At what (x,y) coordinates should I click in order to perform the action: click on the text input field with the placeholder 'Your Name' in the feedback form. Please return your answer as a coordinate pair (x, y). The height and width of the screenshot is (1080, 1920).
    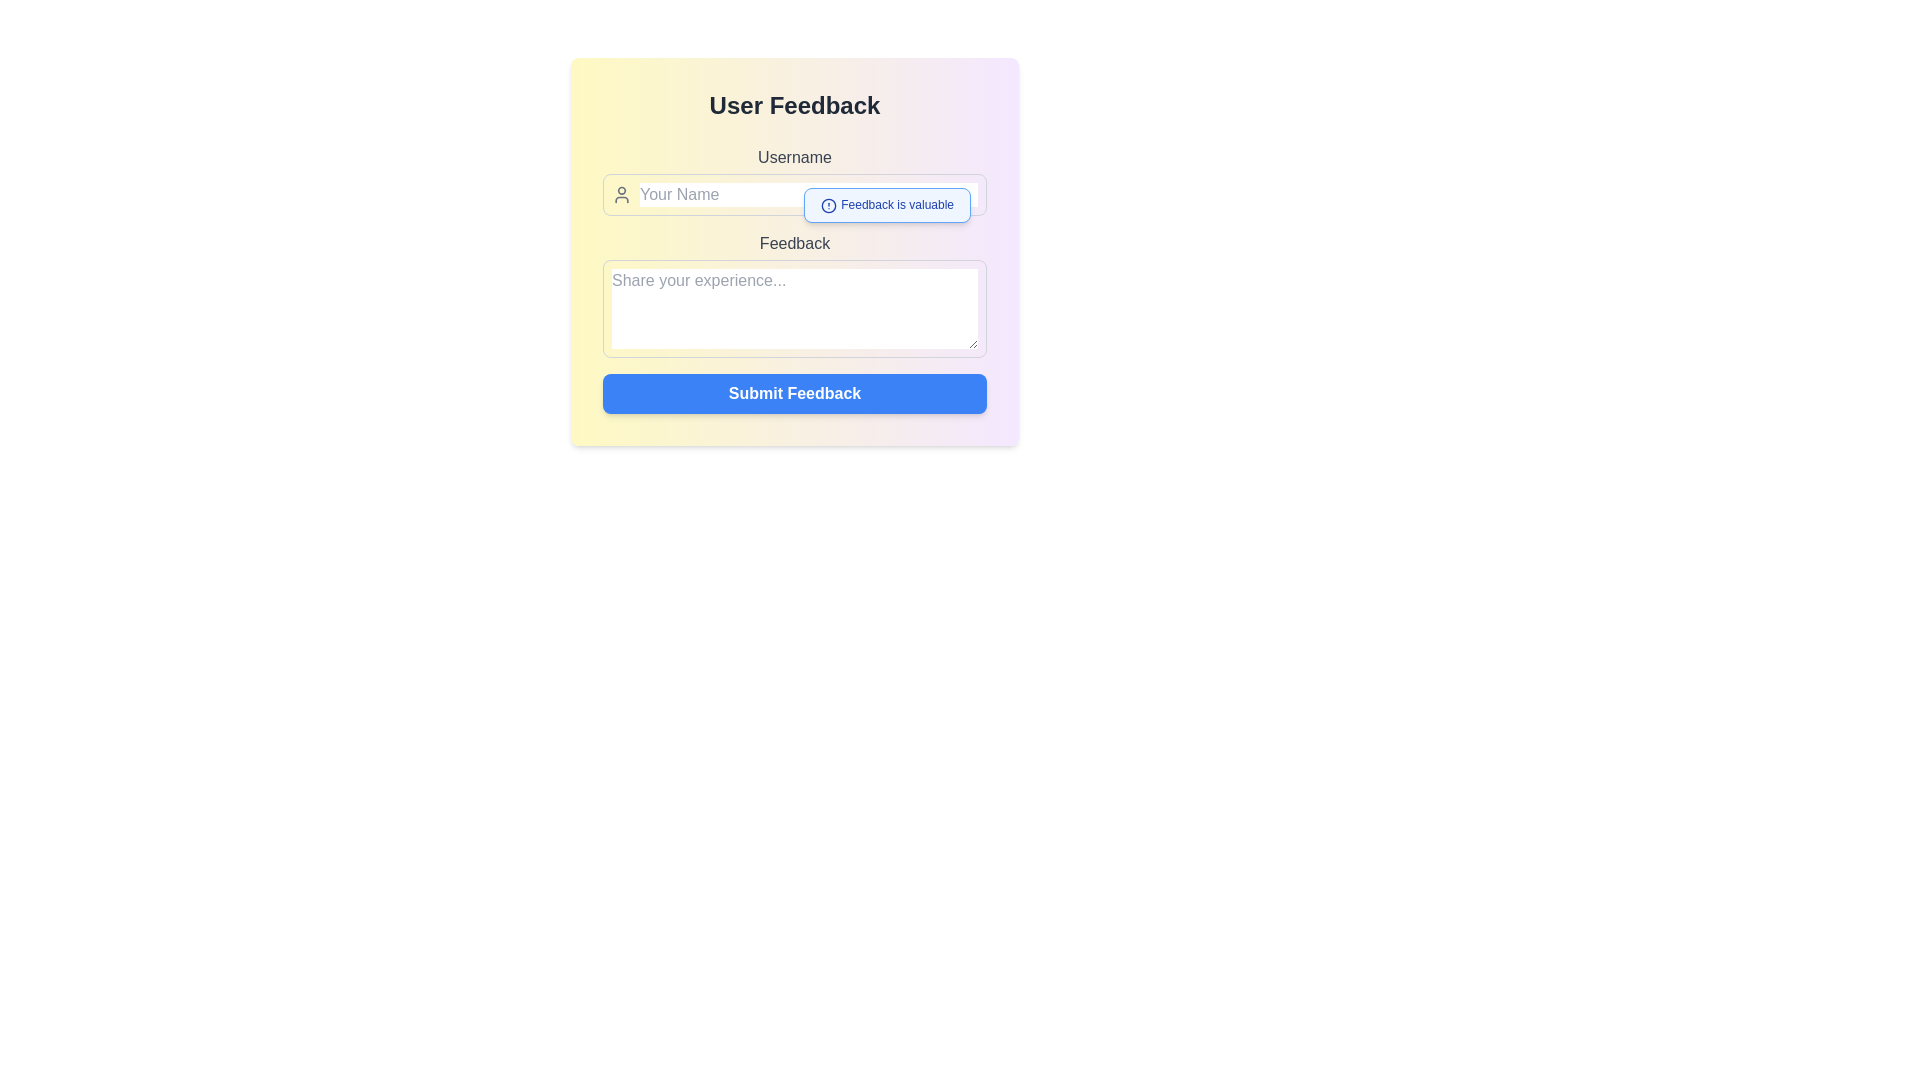
    Looking at the image, I should click on (794, 181).